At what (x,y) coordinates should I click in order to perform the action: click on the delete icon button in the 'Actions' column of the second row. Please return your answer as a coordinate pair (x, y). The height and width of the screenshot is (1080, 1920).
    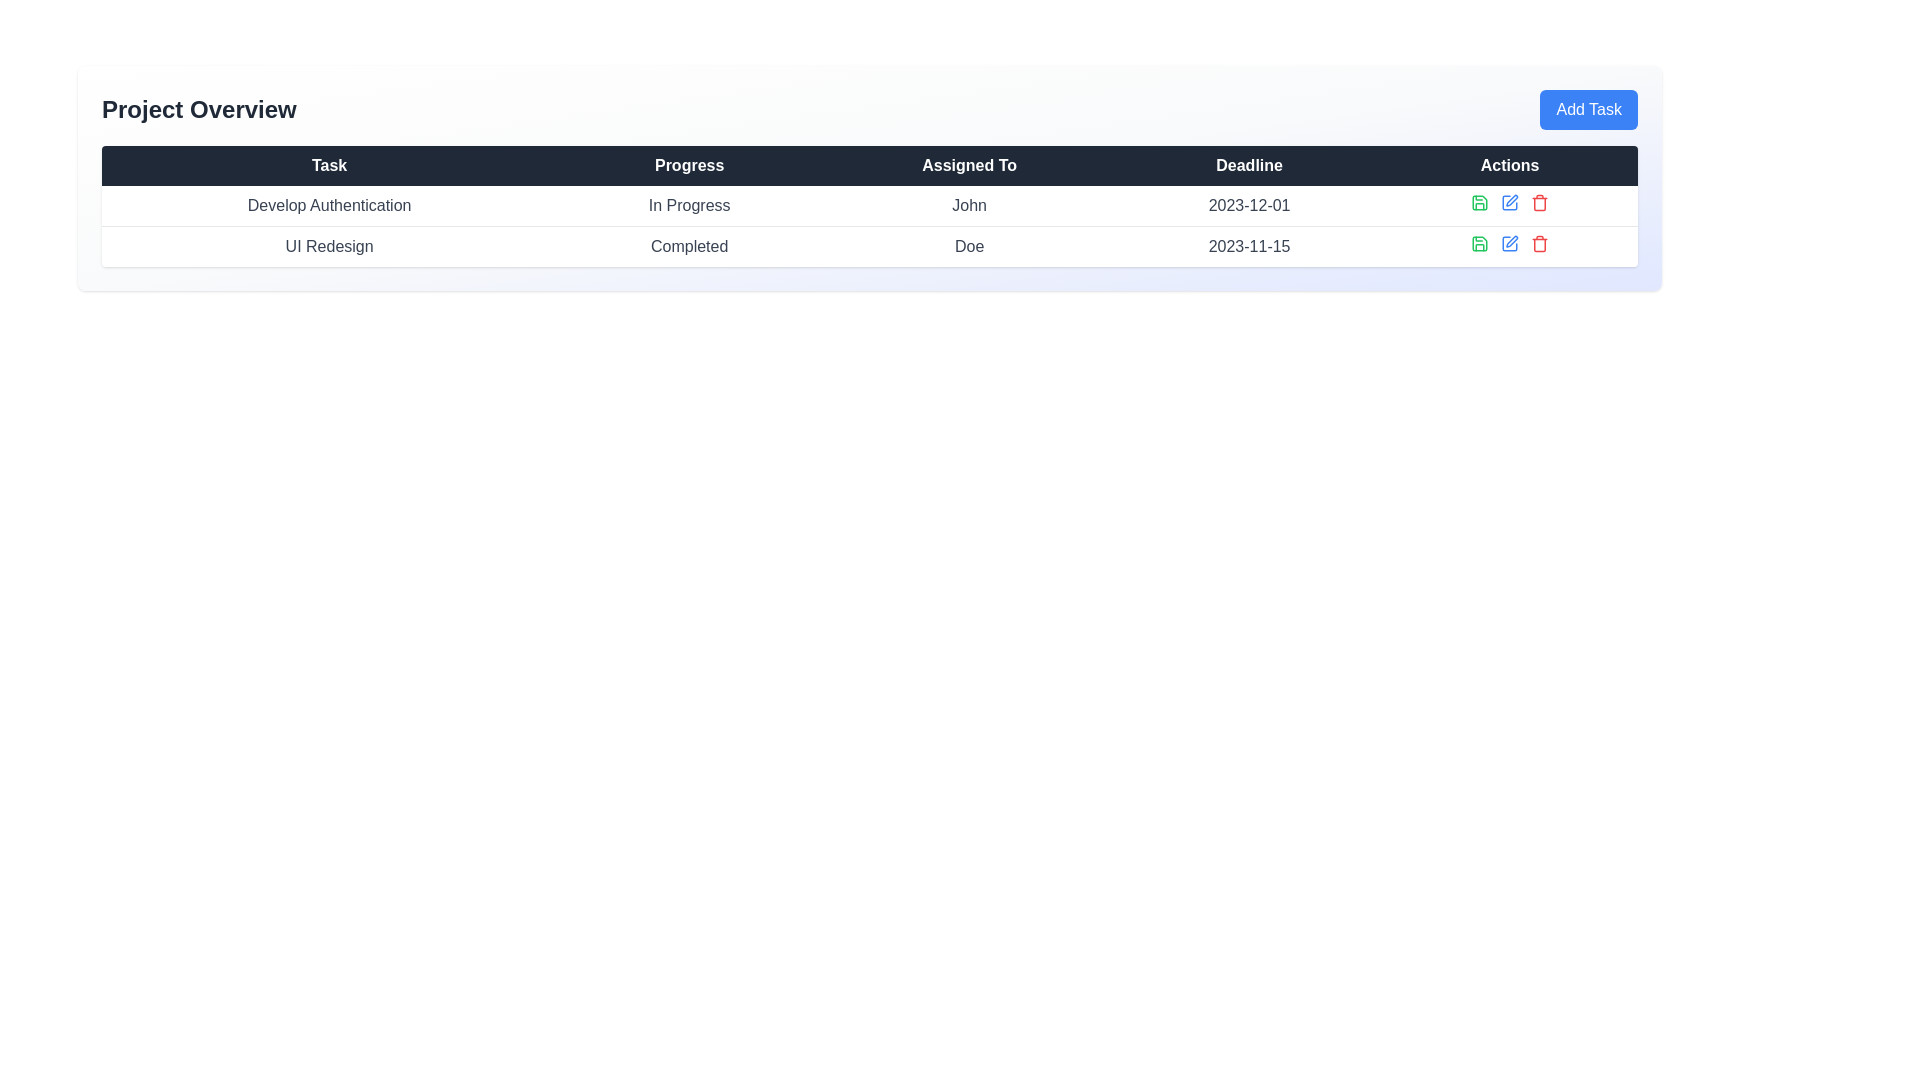
    Looking at the image, I should click on (1539, 242).